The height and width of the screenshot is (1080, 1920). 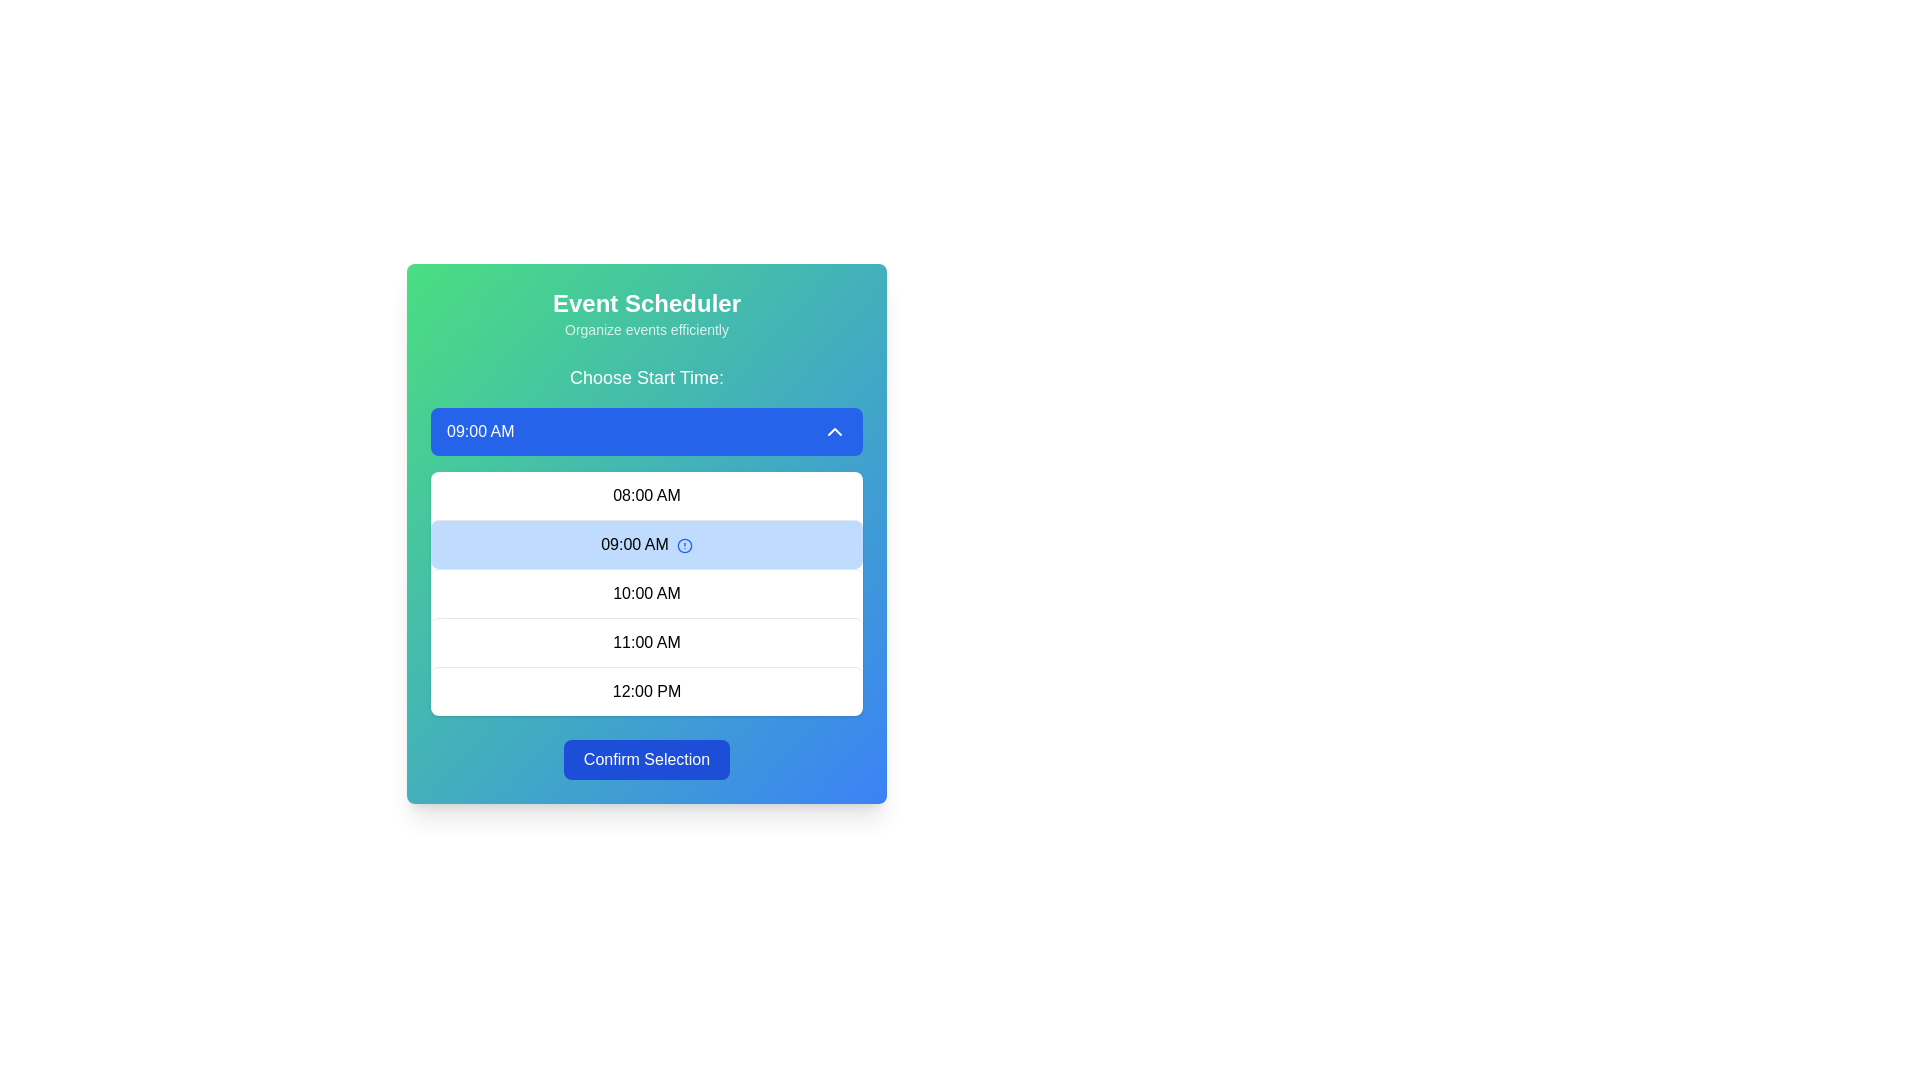 I want to click on the text block that serves as the title and subtitle for the event scheduler card, located at the center top of the card before the 'Choose Start Time:' label, so click(x=647, y=313).